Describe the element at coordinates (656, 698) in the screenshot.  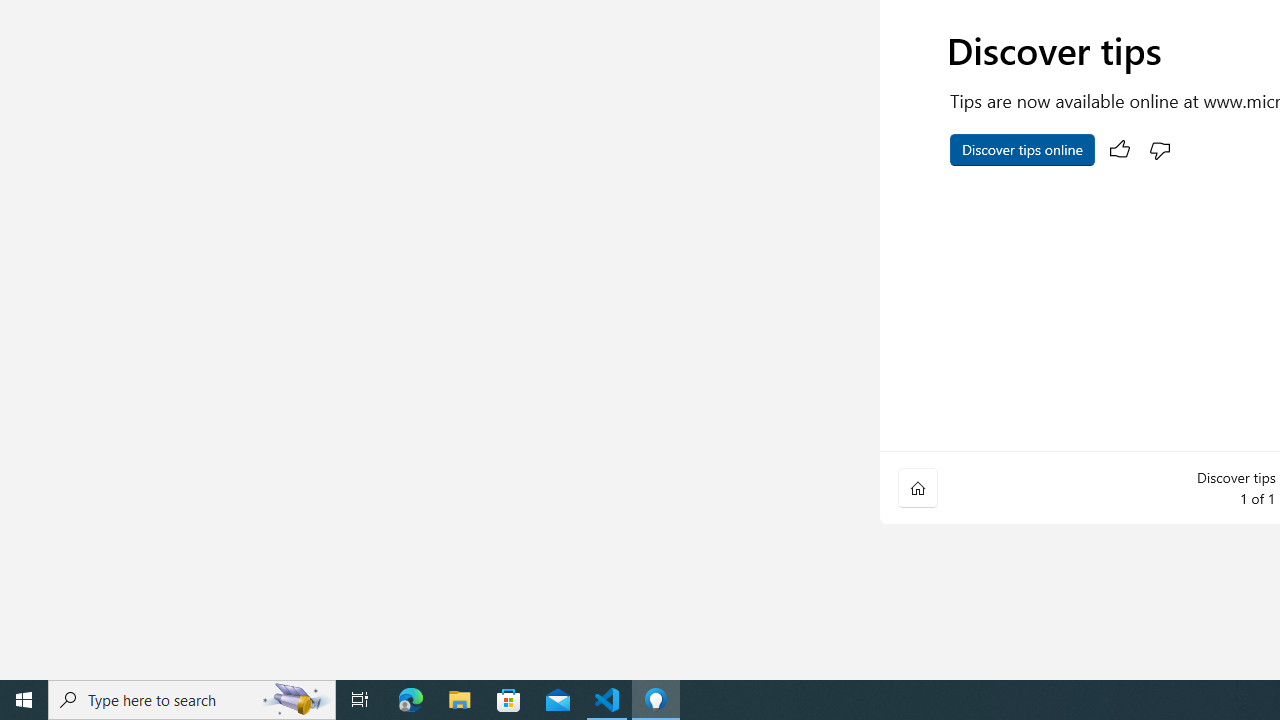
I see `'Tips - 1 running window'` at that location.